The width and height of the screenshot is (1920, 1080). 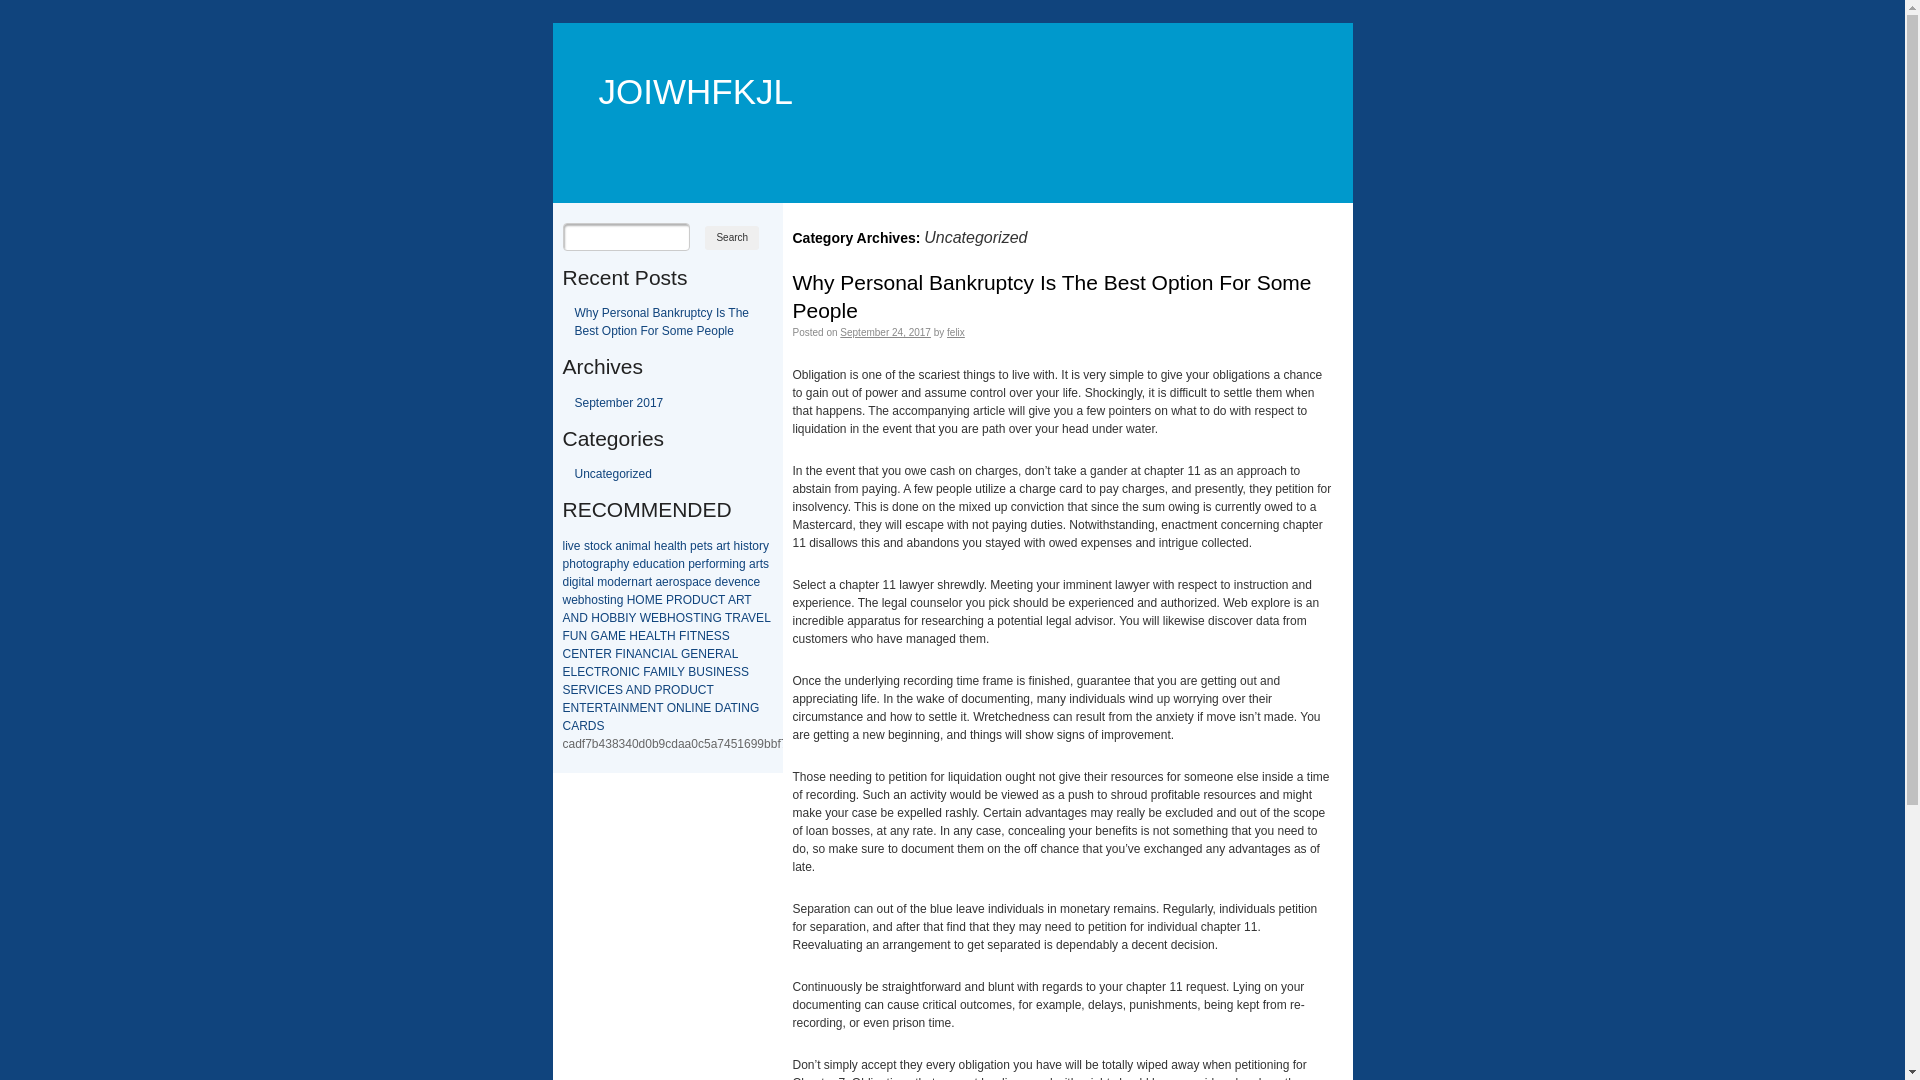 What do you see at coordinates (682, 636) in the screenshot?
I see `'F'` at bounding box center [682, 636].